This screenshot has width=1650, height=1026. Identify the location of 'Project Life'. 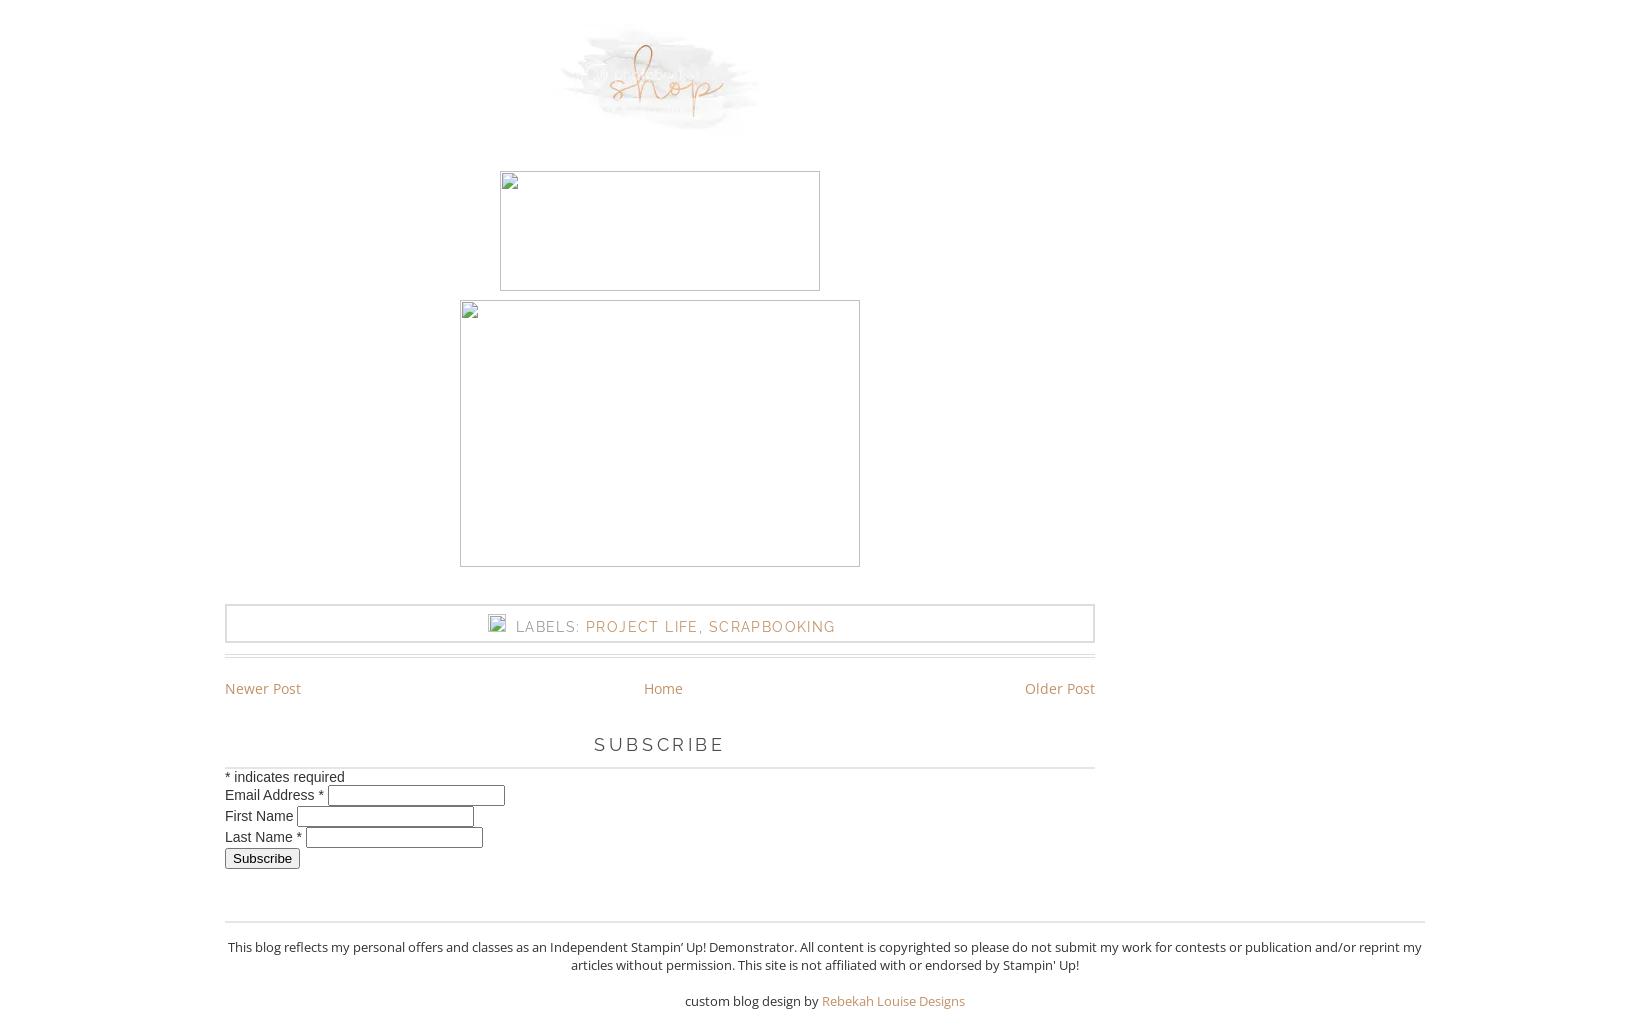
(641, 625).